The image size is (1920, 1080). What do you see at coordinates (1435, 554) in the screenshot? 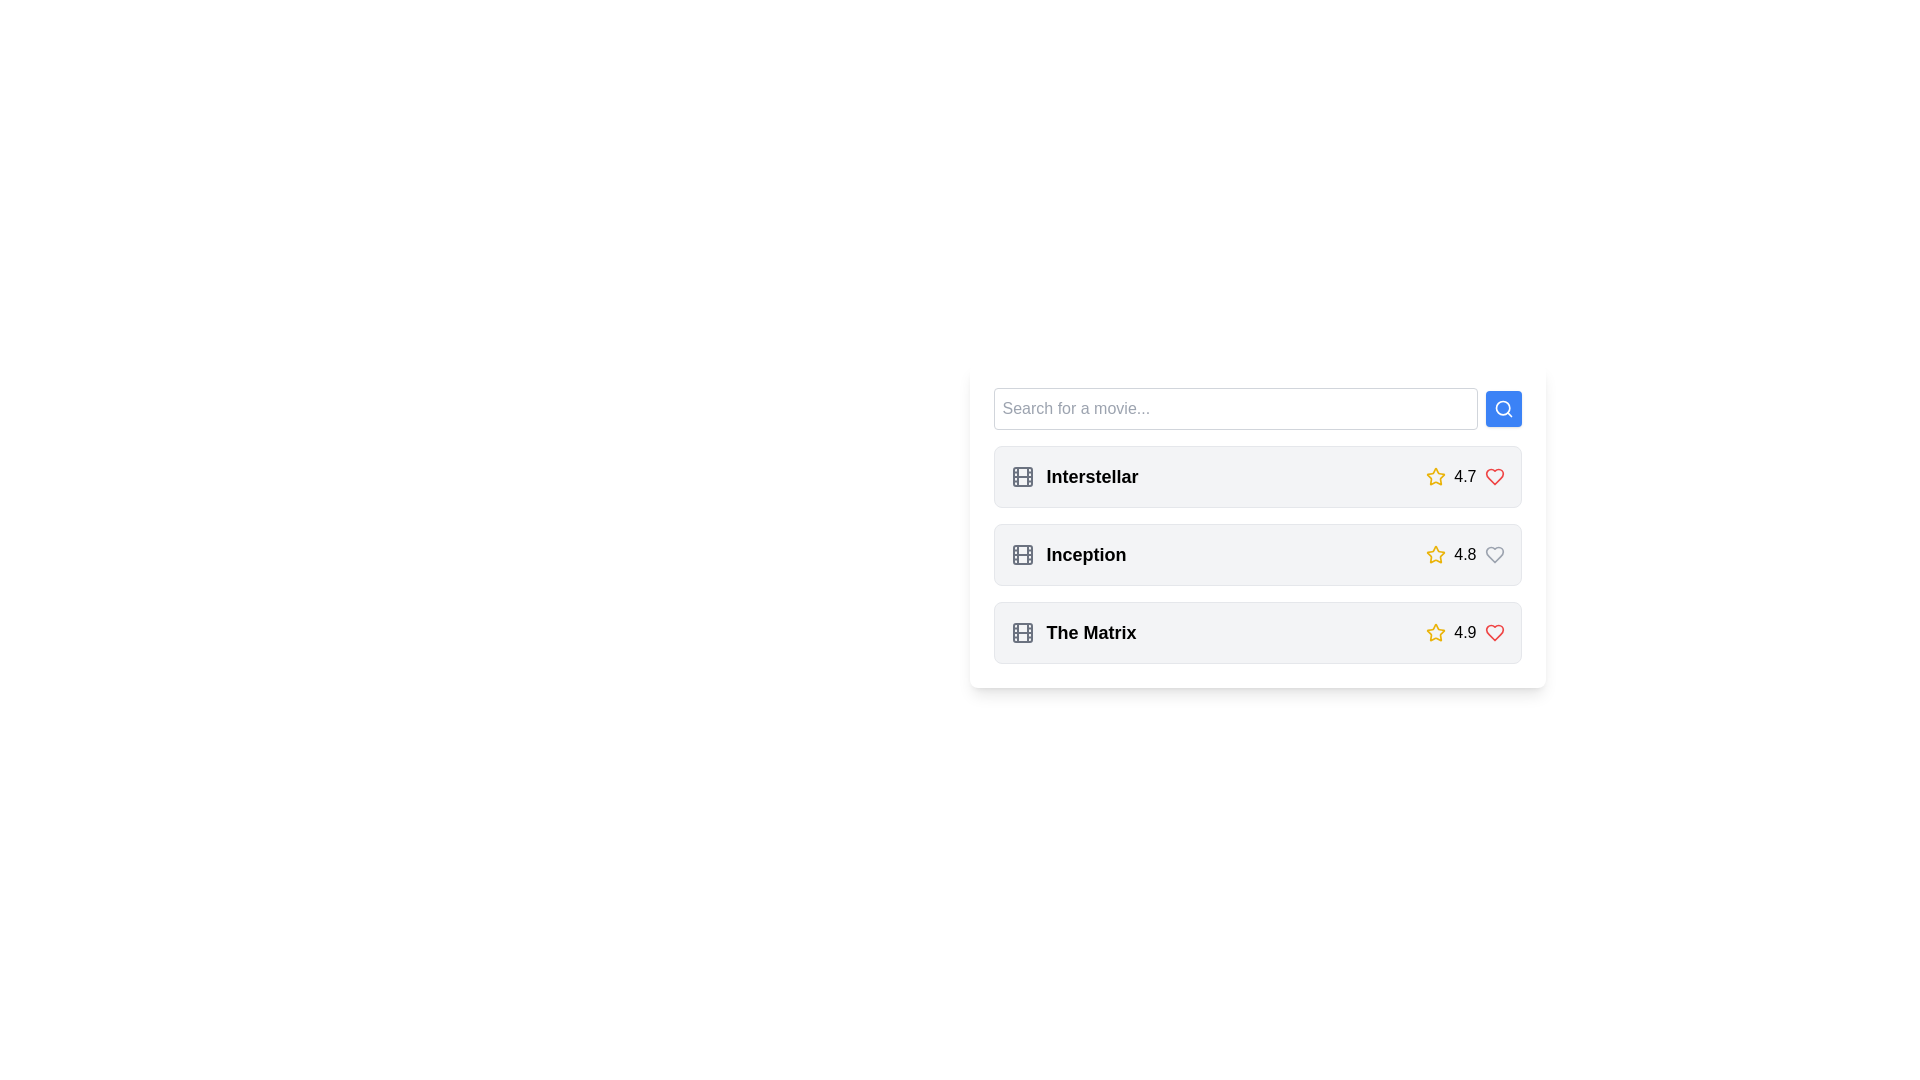
I see `the yellow star icon located next to the rating '4.8' for the movie 'Inception'` at bounding box center [1435, 554].